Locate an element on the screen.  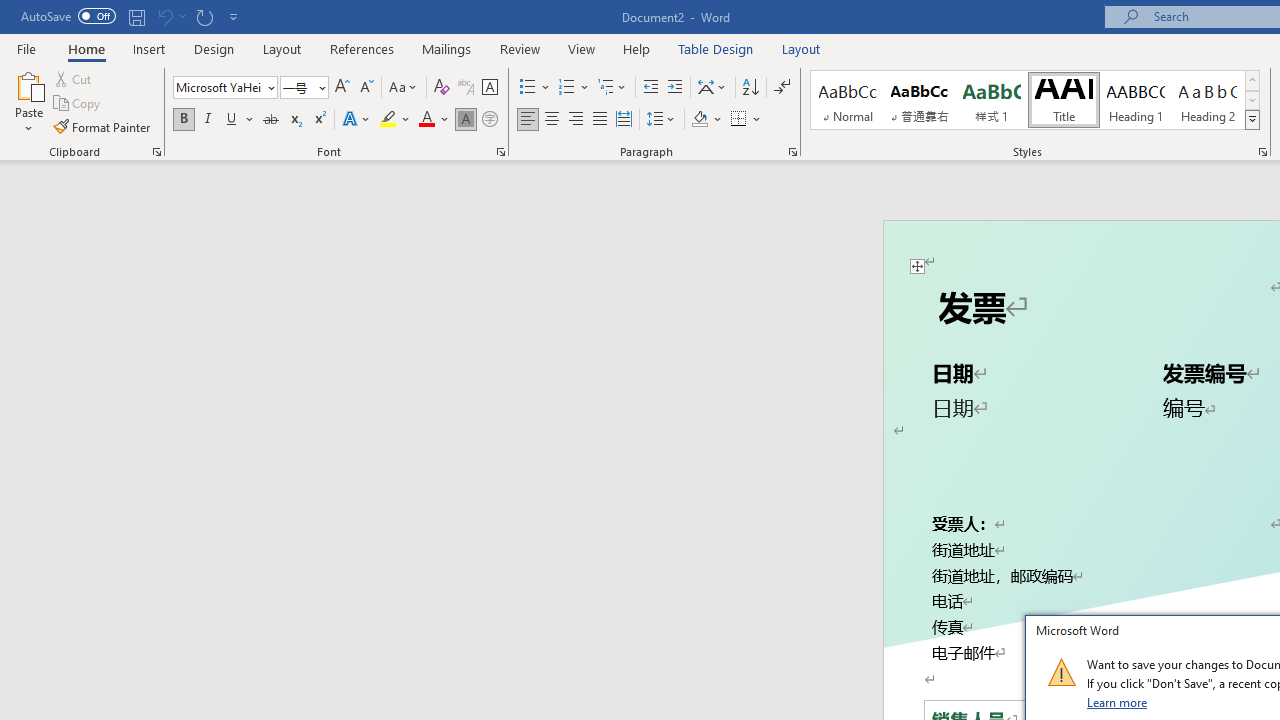
'Subscript' is located at coordinates (294, 119).